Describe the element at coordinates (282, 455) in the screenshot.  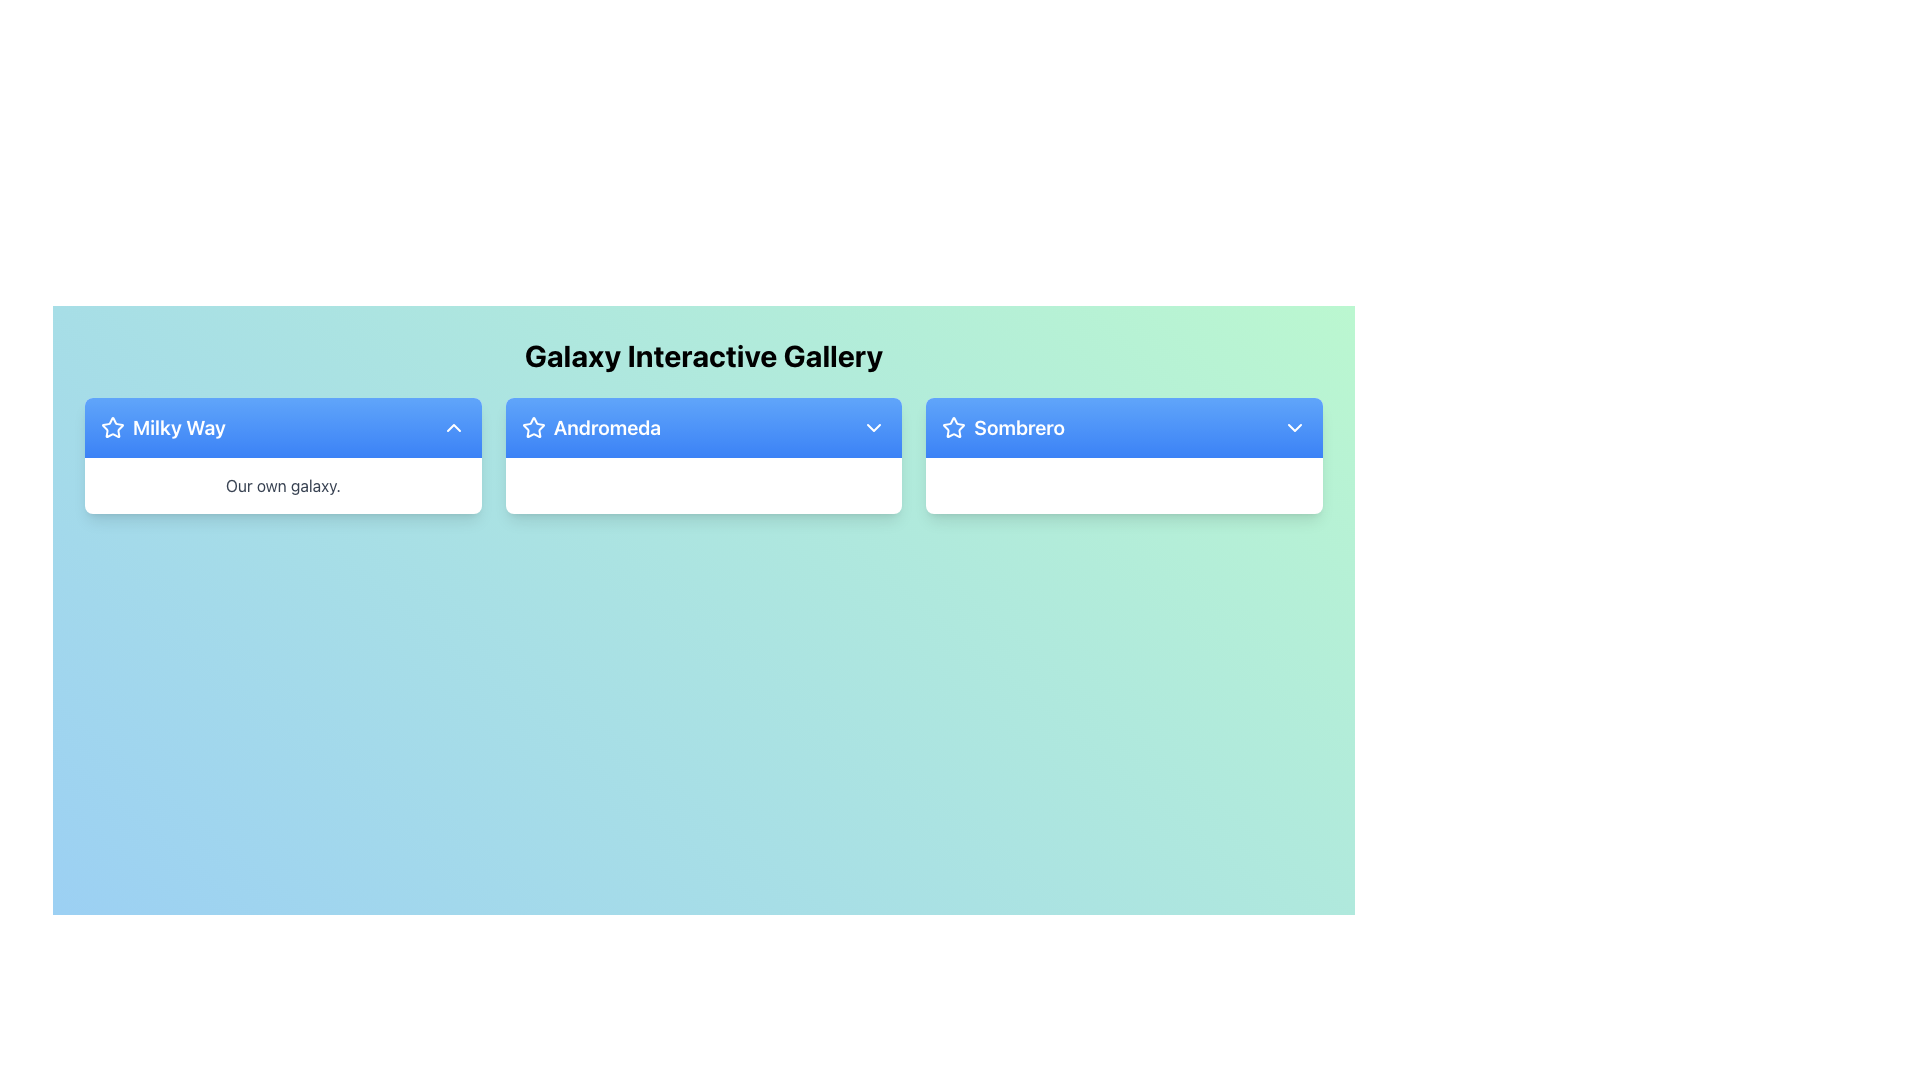
I see `the Information Card displaying 'Milky Way' with a blue title banner and a white background, positioned at the top left corner of the grid layout` at that location.